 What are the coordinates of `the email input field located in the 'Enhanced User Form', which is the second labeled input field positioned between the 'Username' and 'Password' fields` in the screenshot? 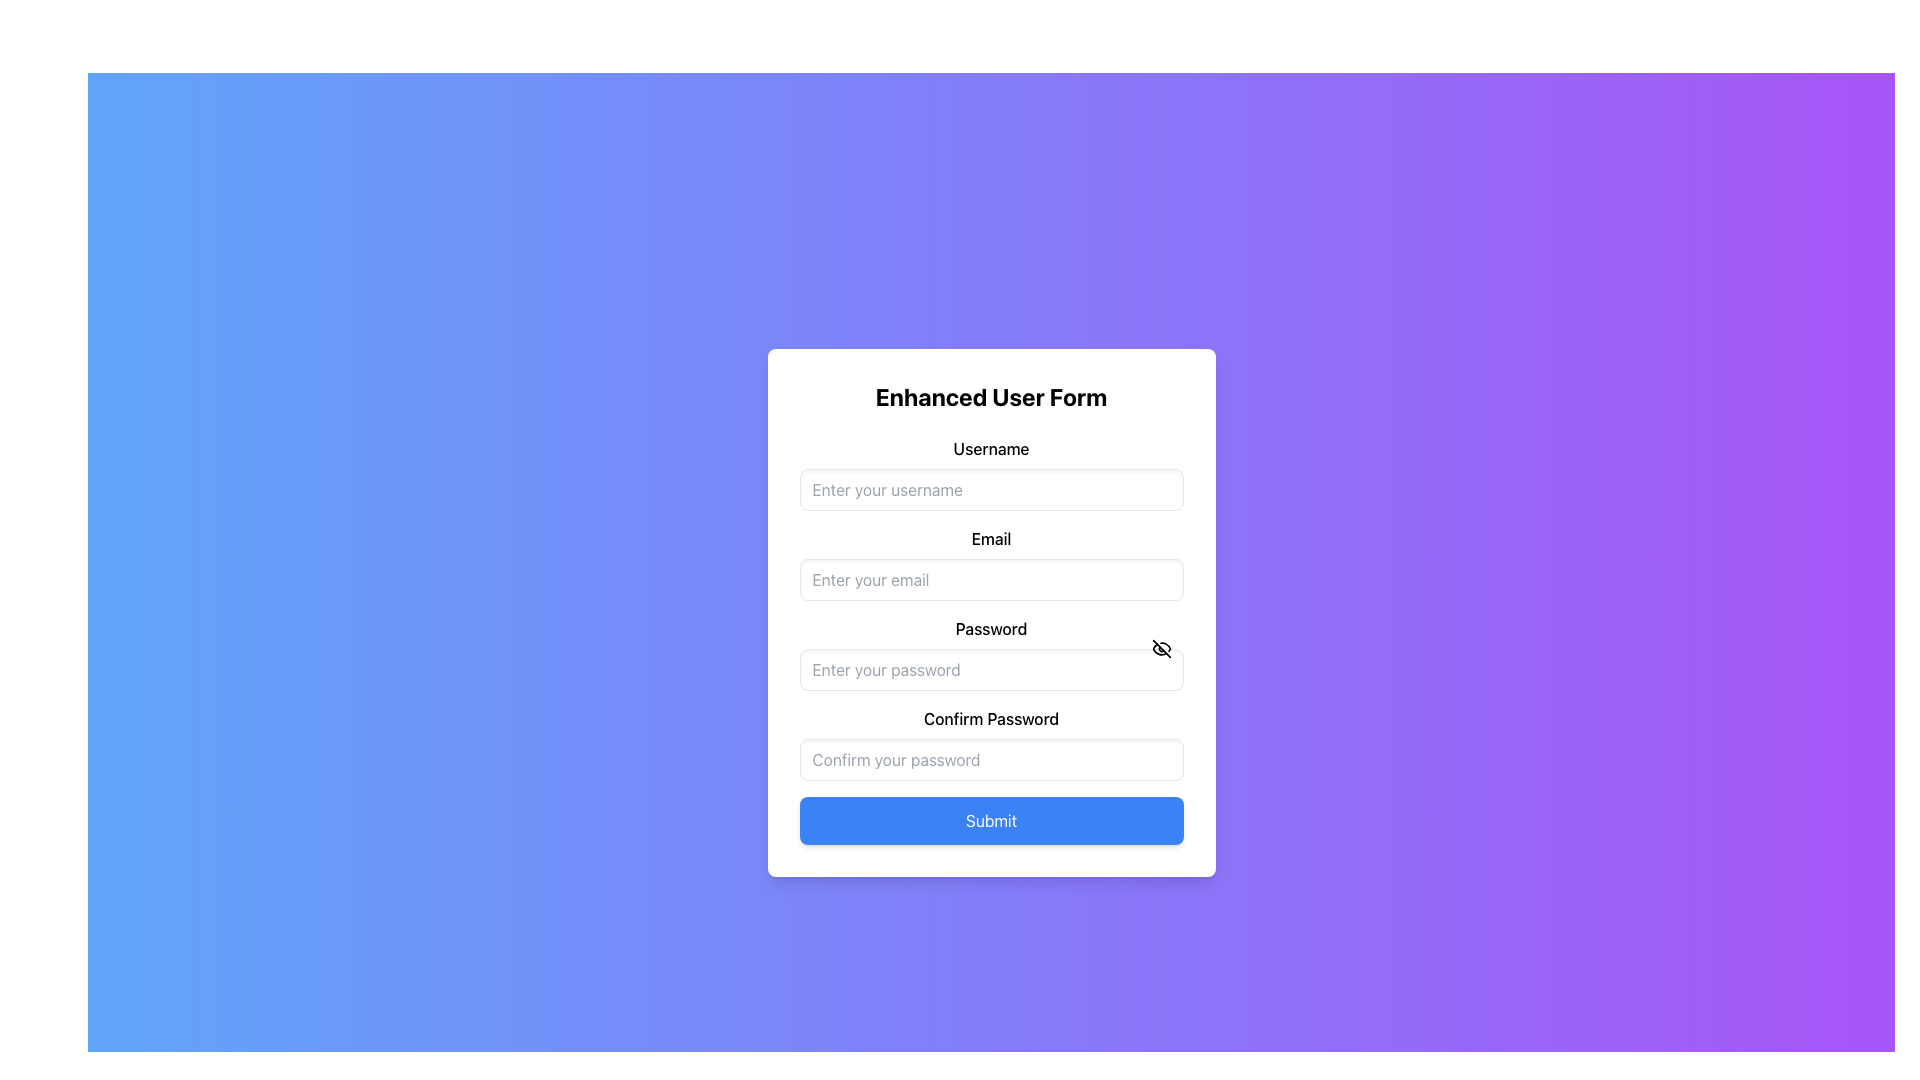 It's located at (991, 563).